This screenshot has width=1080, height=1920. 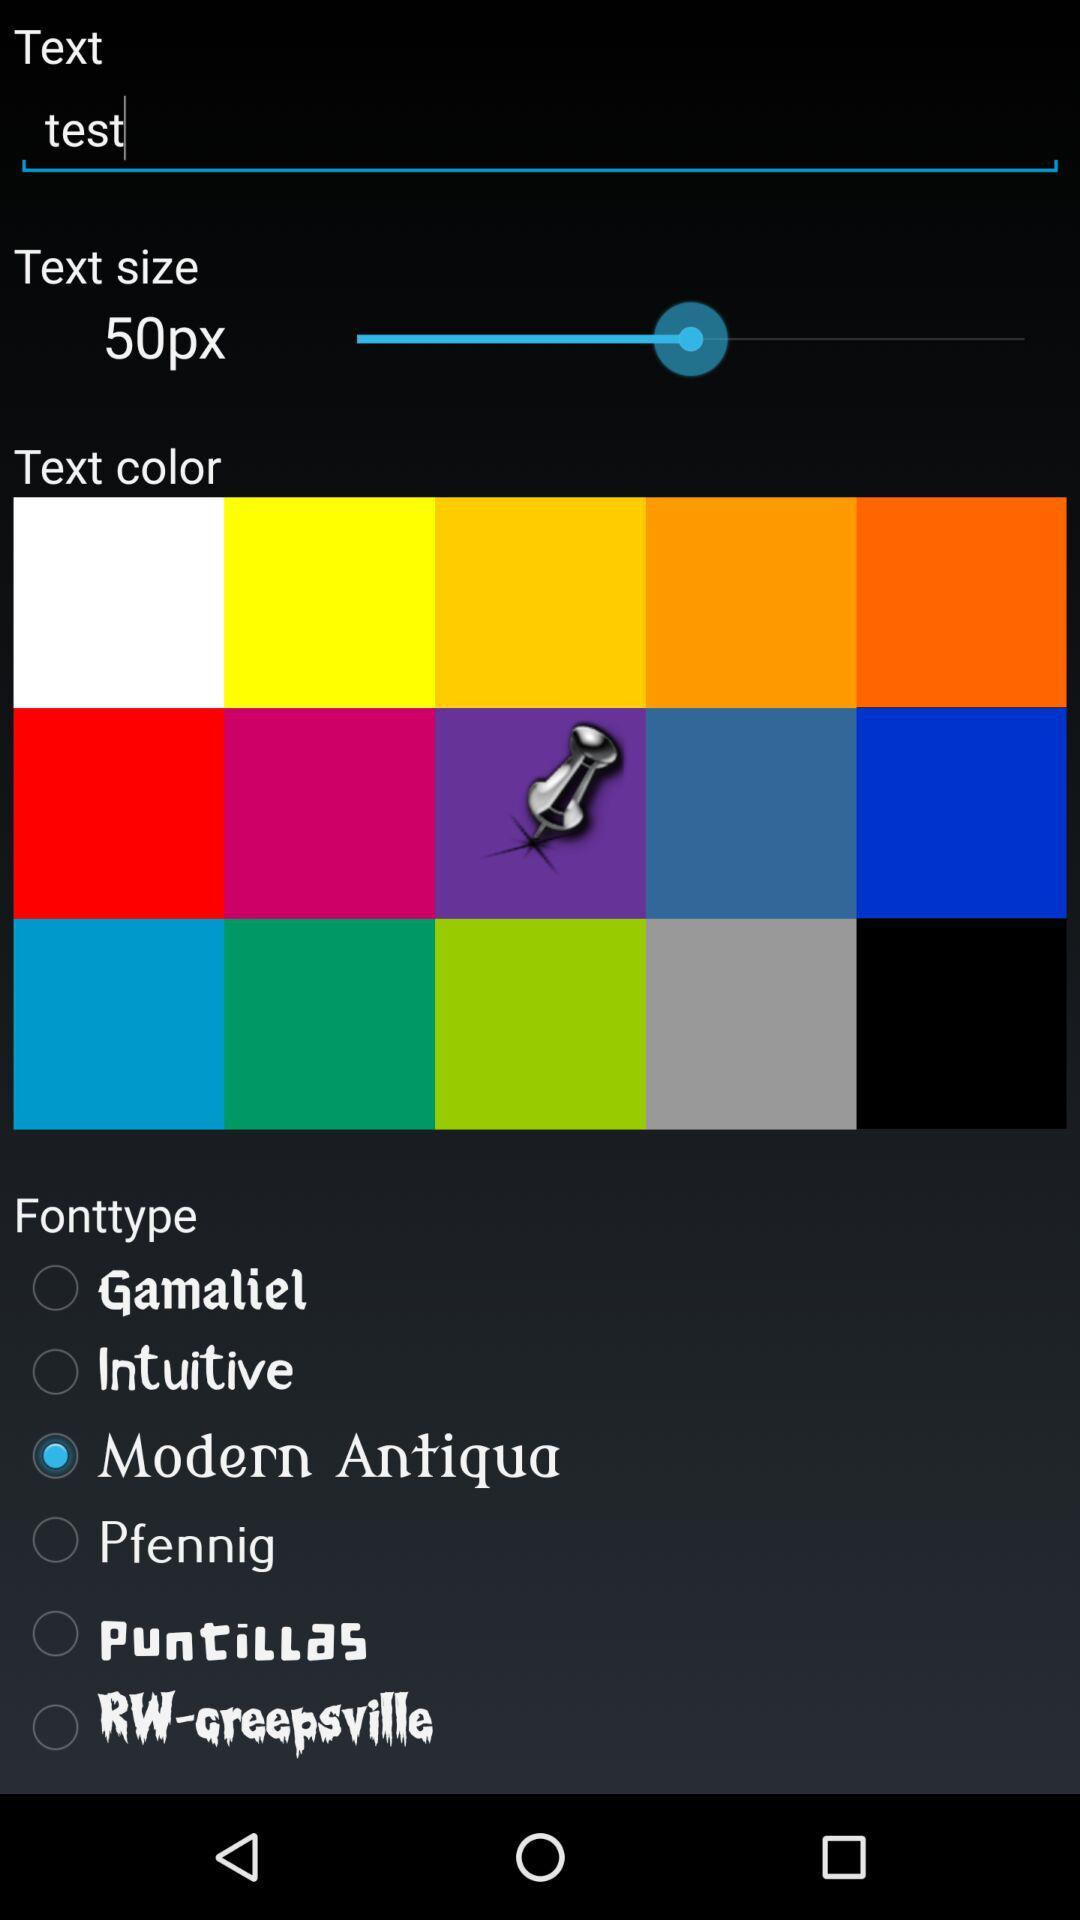 I want to click on light green text color, so click(x=540, y=1024).